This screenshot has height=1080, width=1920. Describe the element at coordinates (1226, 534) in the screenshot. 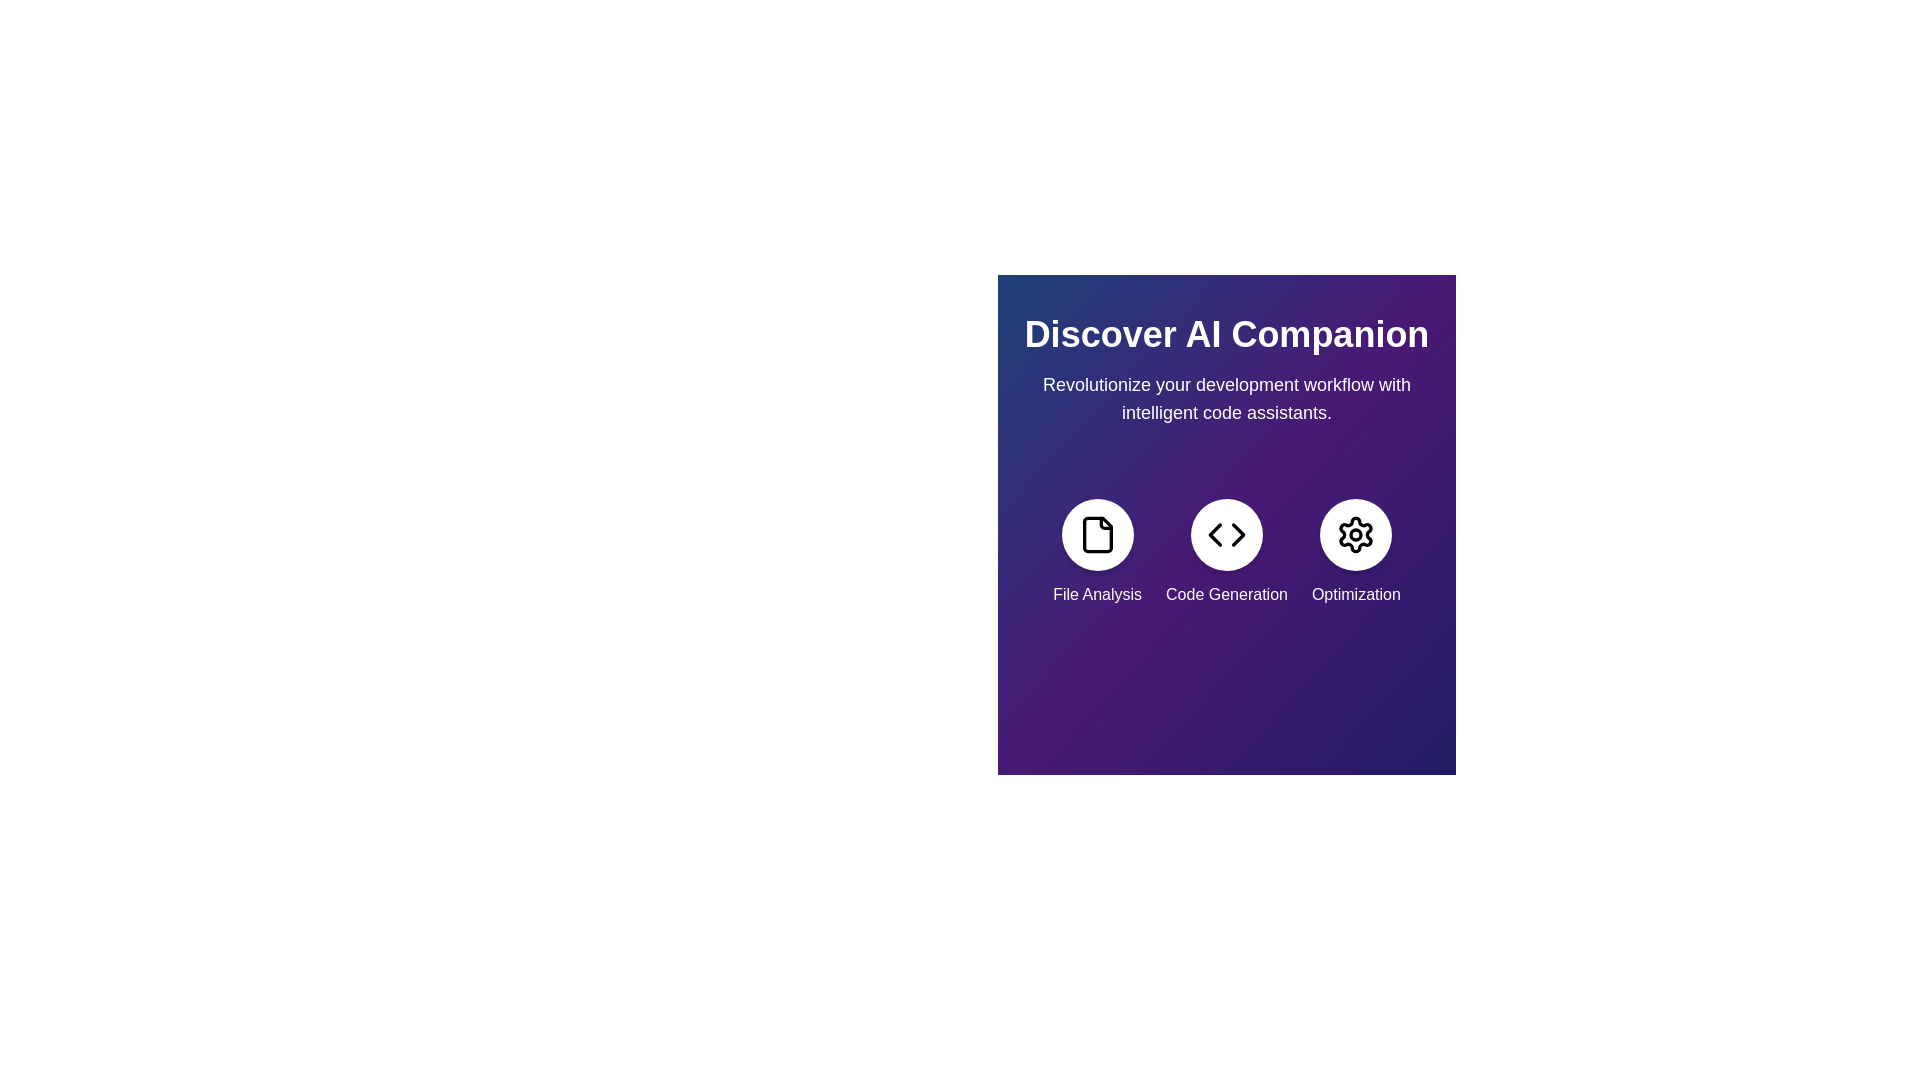

I see `the circular badge with a white background and a black coding symbol (< >)` at that location.